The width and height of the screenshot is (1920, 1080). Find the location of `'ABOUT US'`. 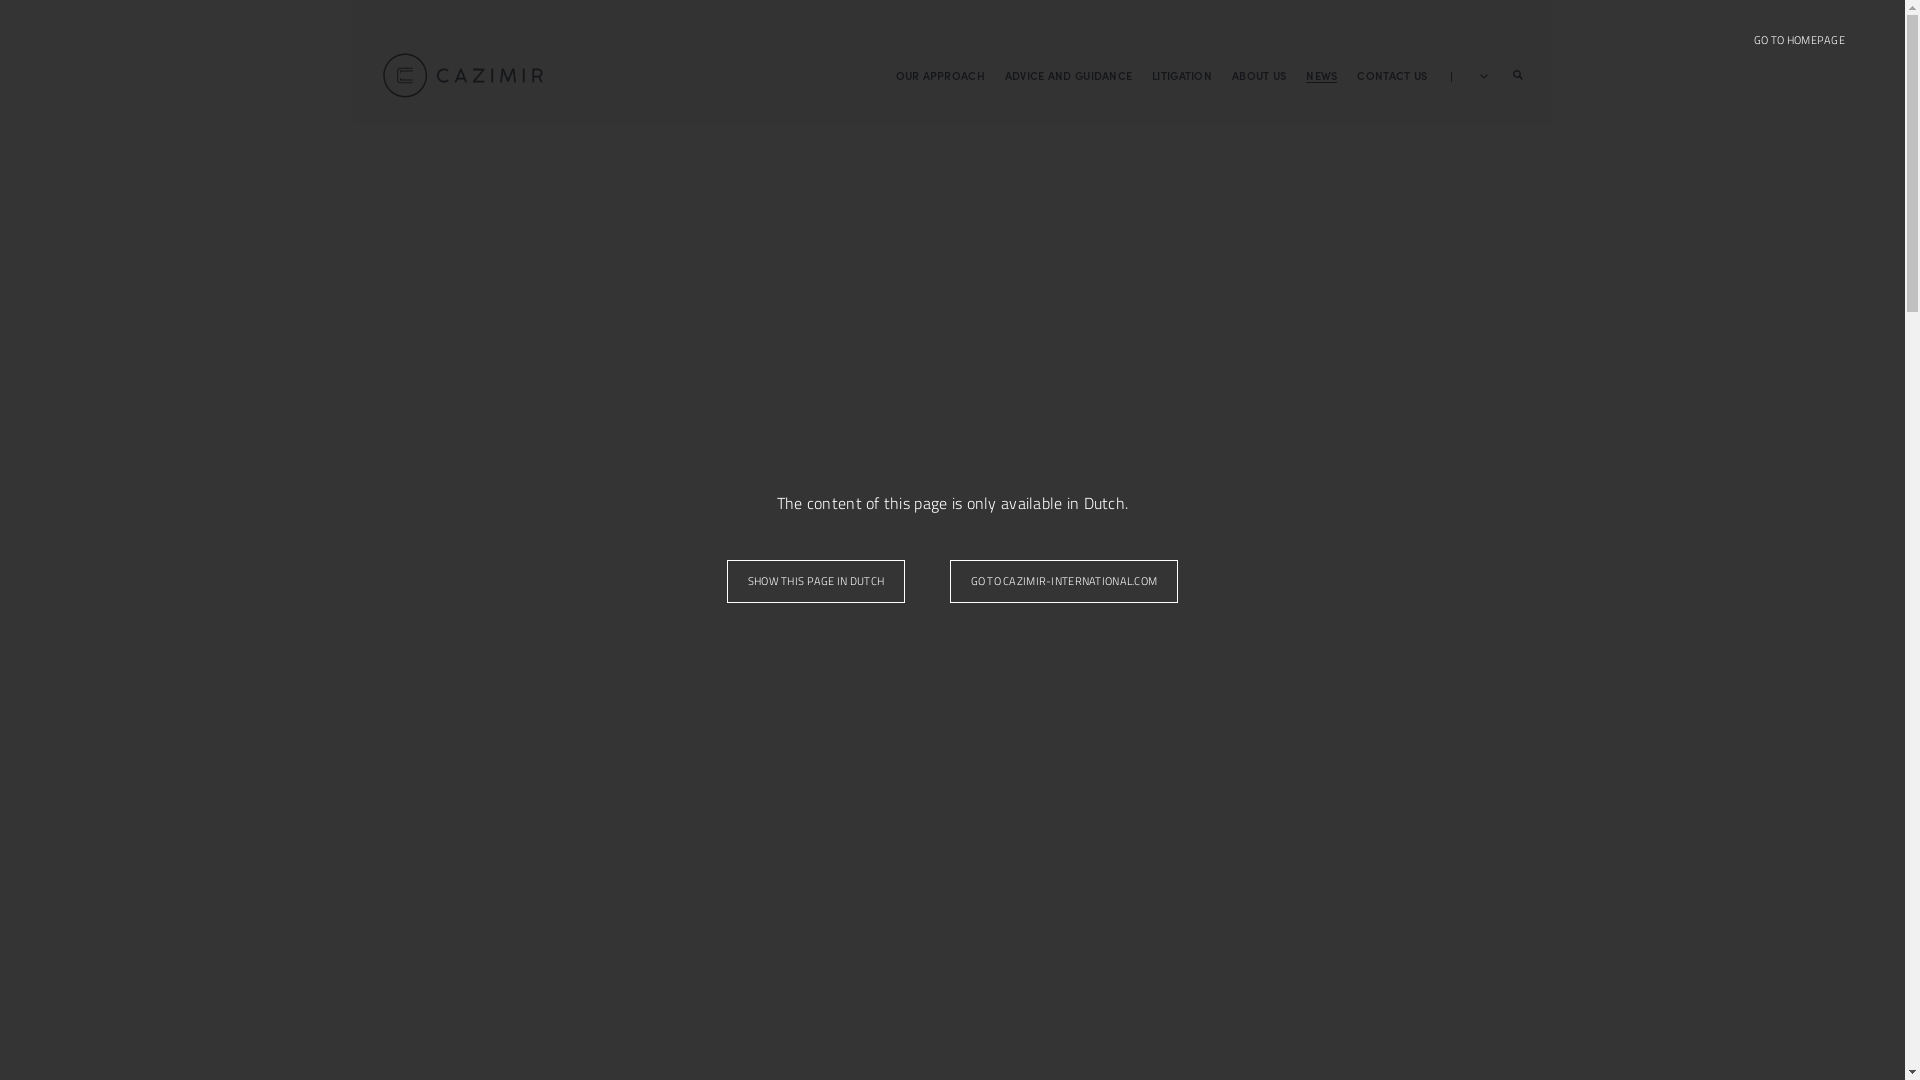

'ABOUT US' is located at coordinates (1257, 73).